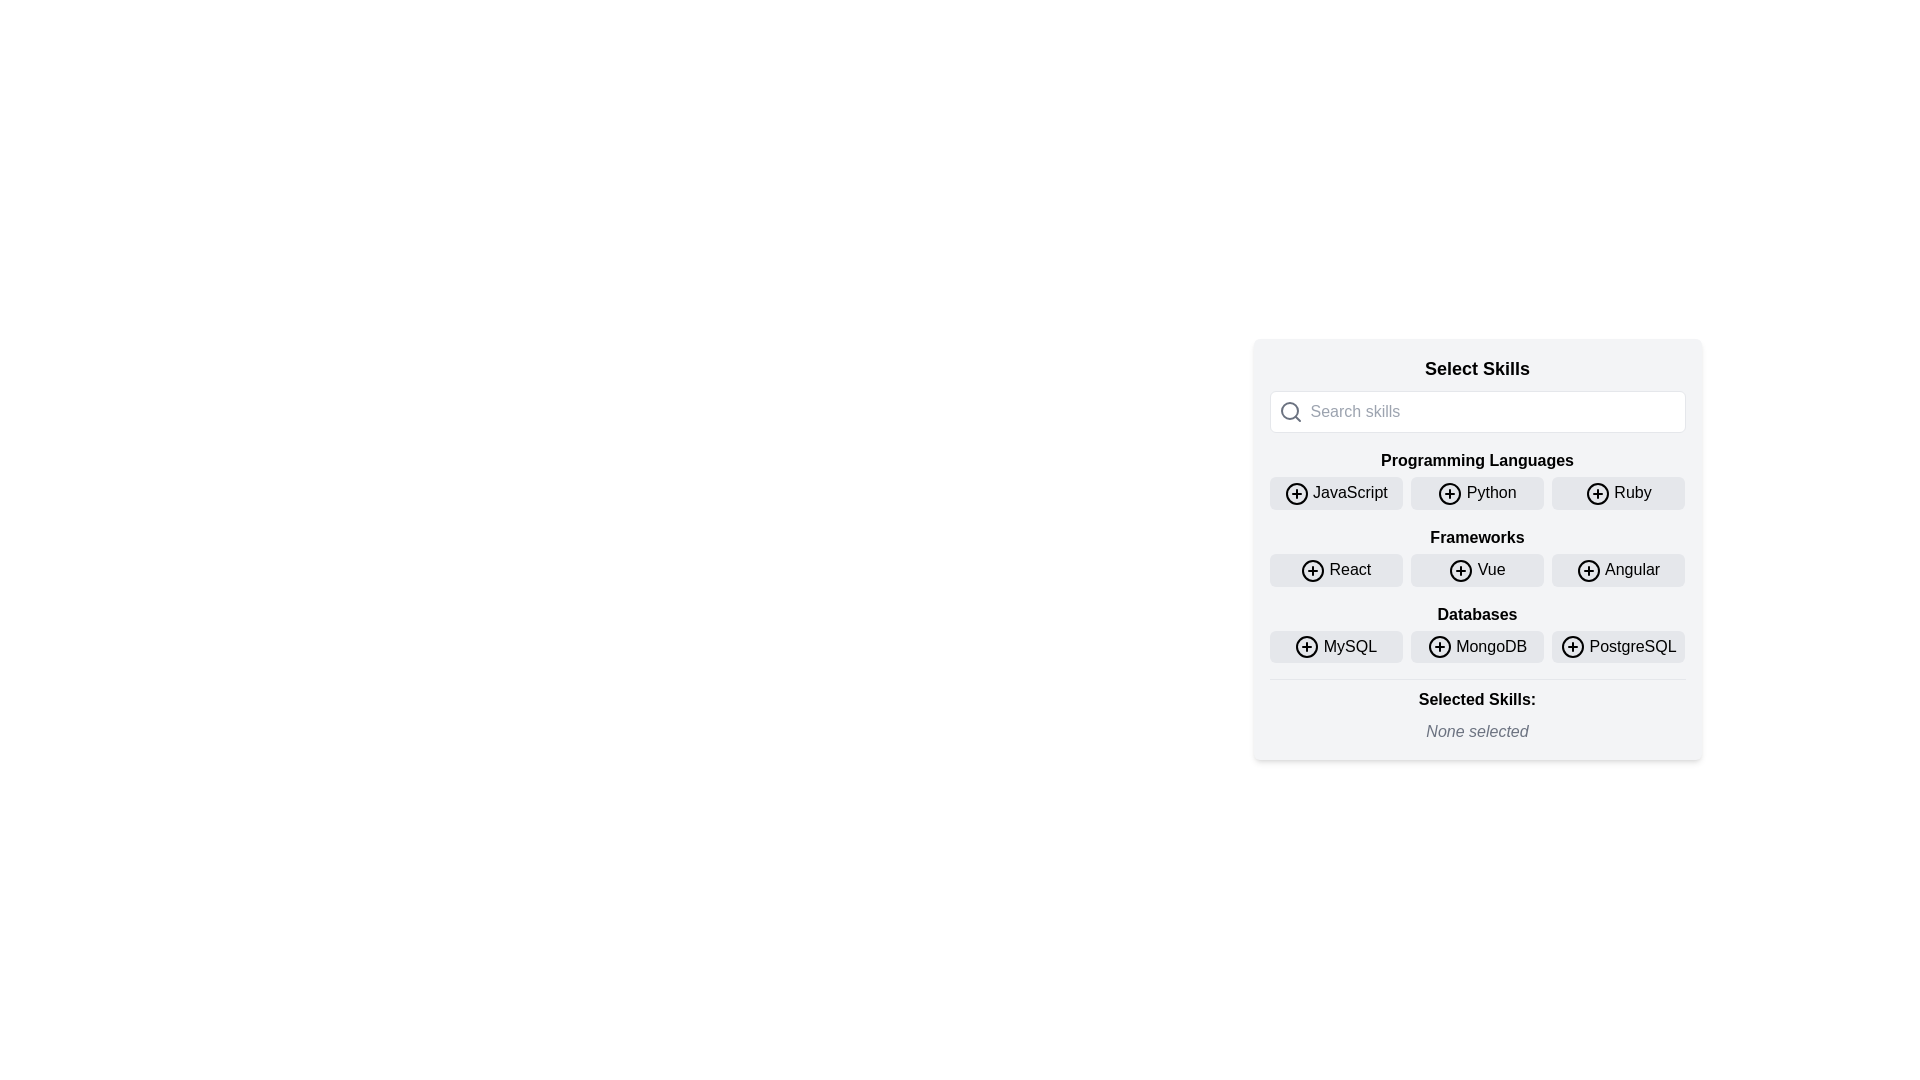 Image resolution: width=1920 pixels, height=1080 pixels. Describe the element at coordinates (1596, 493) in the screenshot. I see `the circular '+' icon with a black outline inside the 'Ruby' skill button, located in the 'Programming Languages' section of the skill selector panel` at that location.